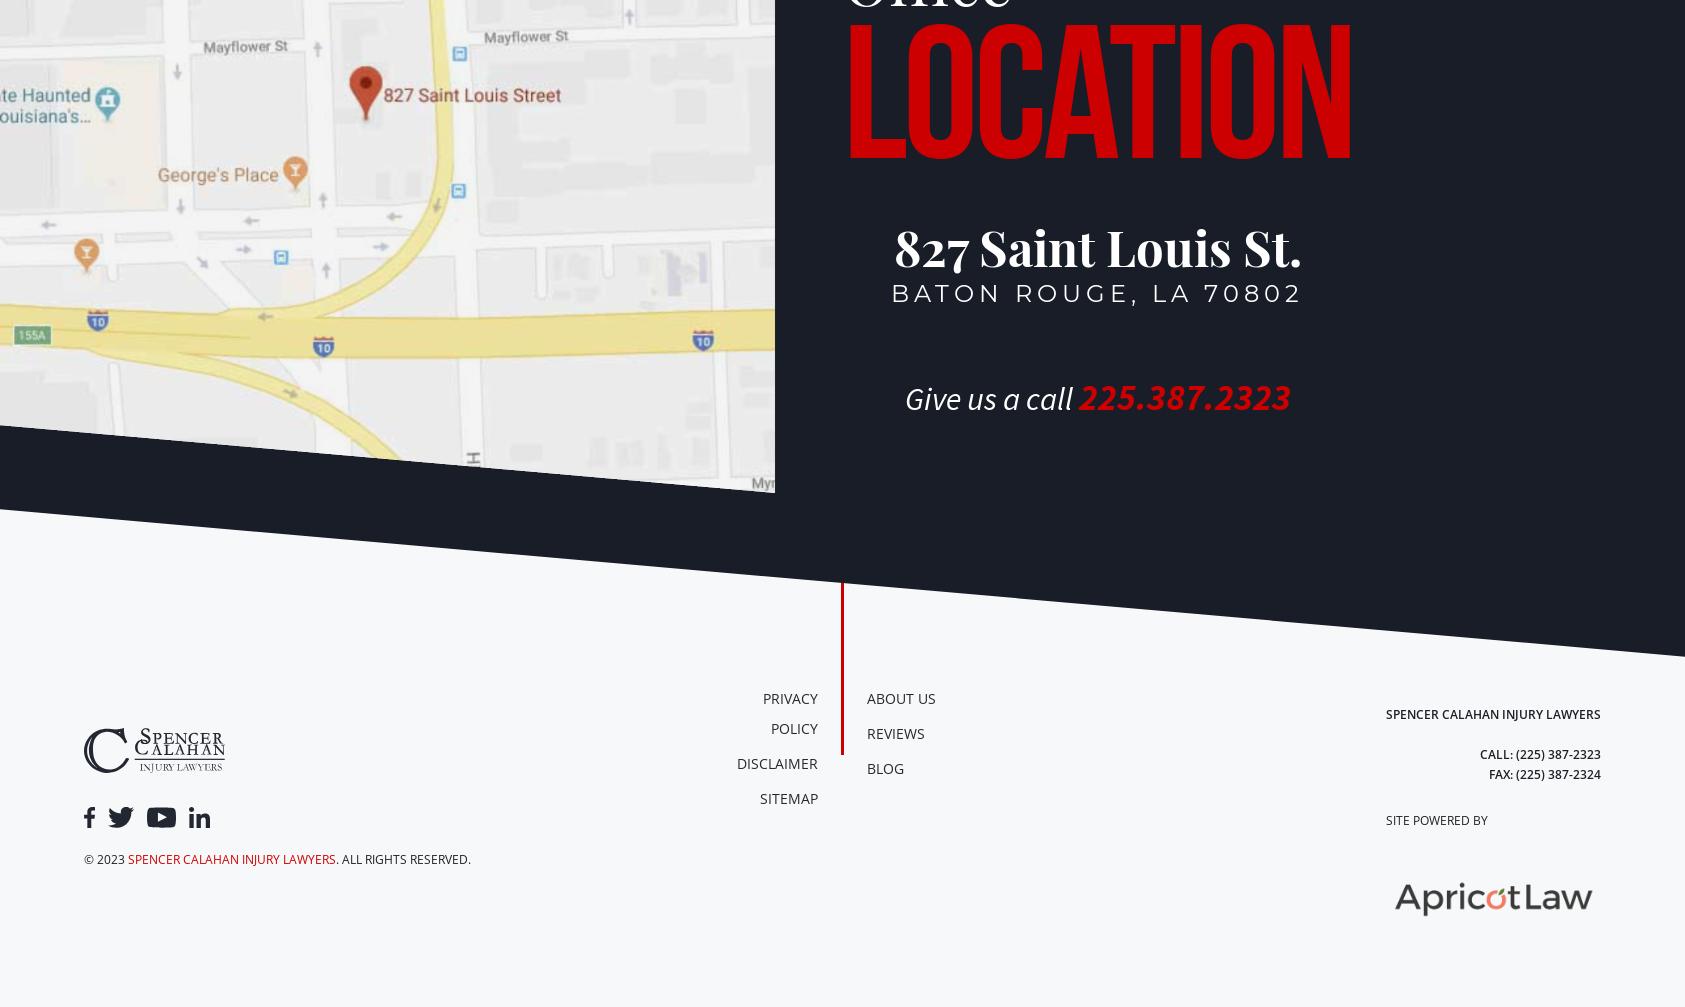 The width and height of the screenshot is (1685, 1007). I want to click on '(225) 387-2324', so click(1557, 773).